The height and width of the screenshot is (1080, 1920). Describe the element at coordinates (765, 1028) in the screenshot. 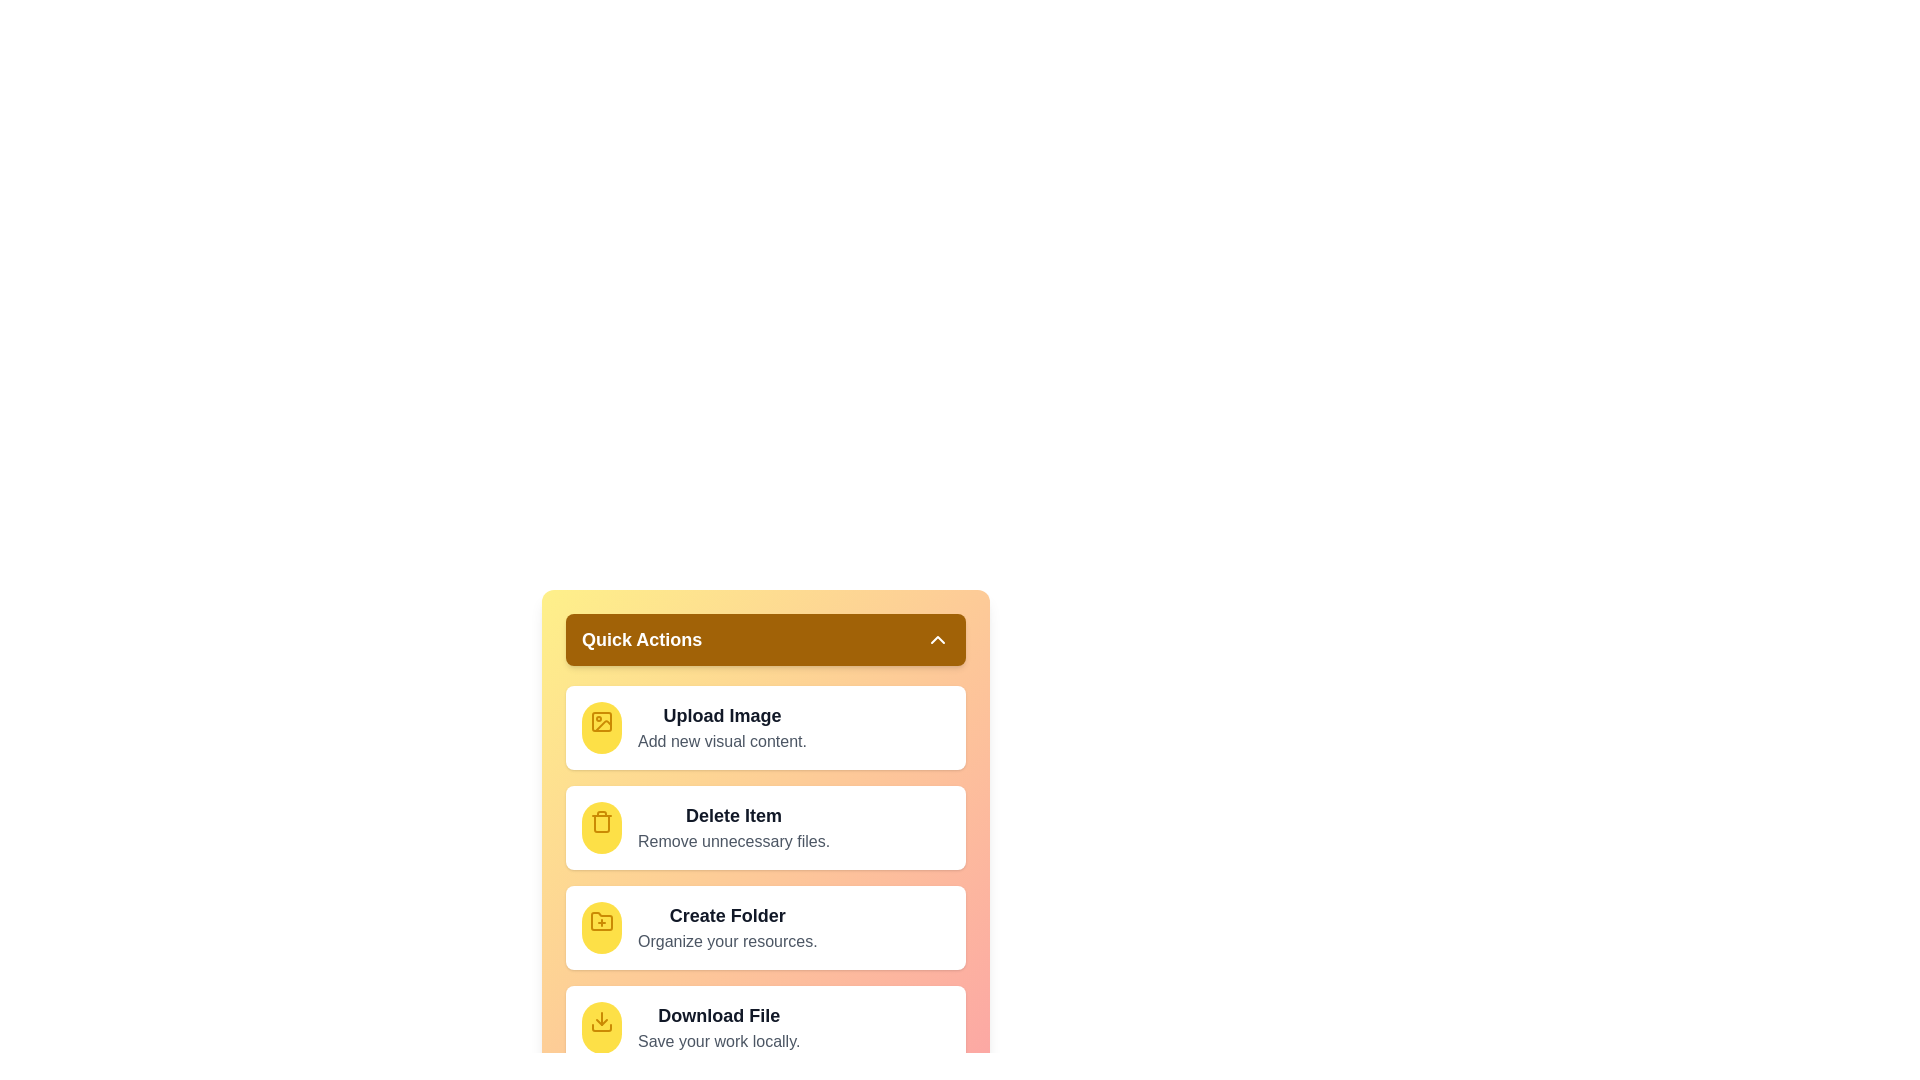

I see `the 'Download File' option in the QuickActionMenu` at that location.